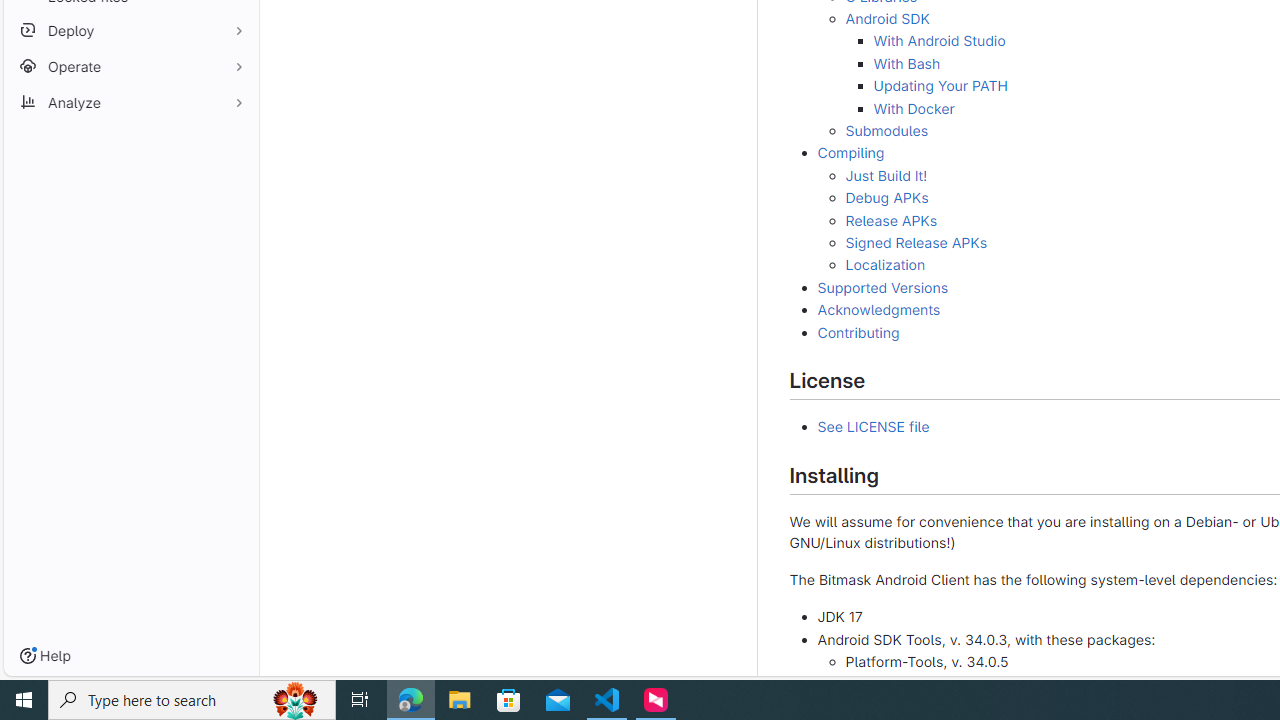  Describe the element at coordinates (890, 219) in the screenshot. I see `'Release APKs'` at that location.